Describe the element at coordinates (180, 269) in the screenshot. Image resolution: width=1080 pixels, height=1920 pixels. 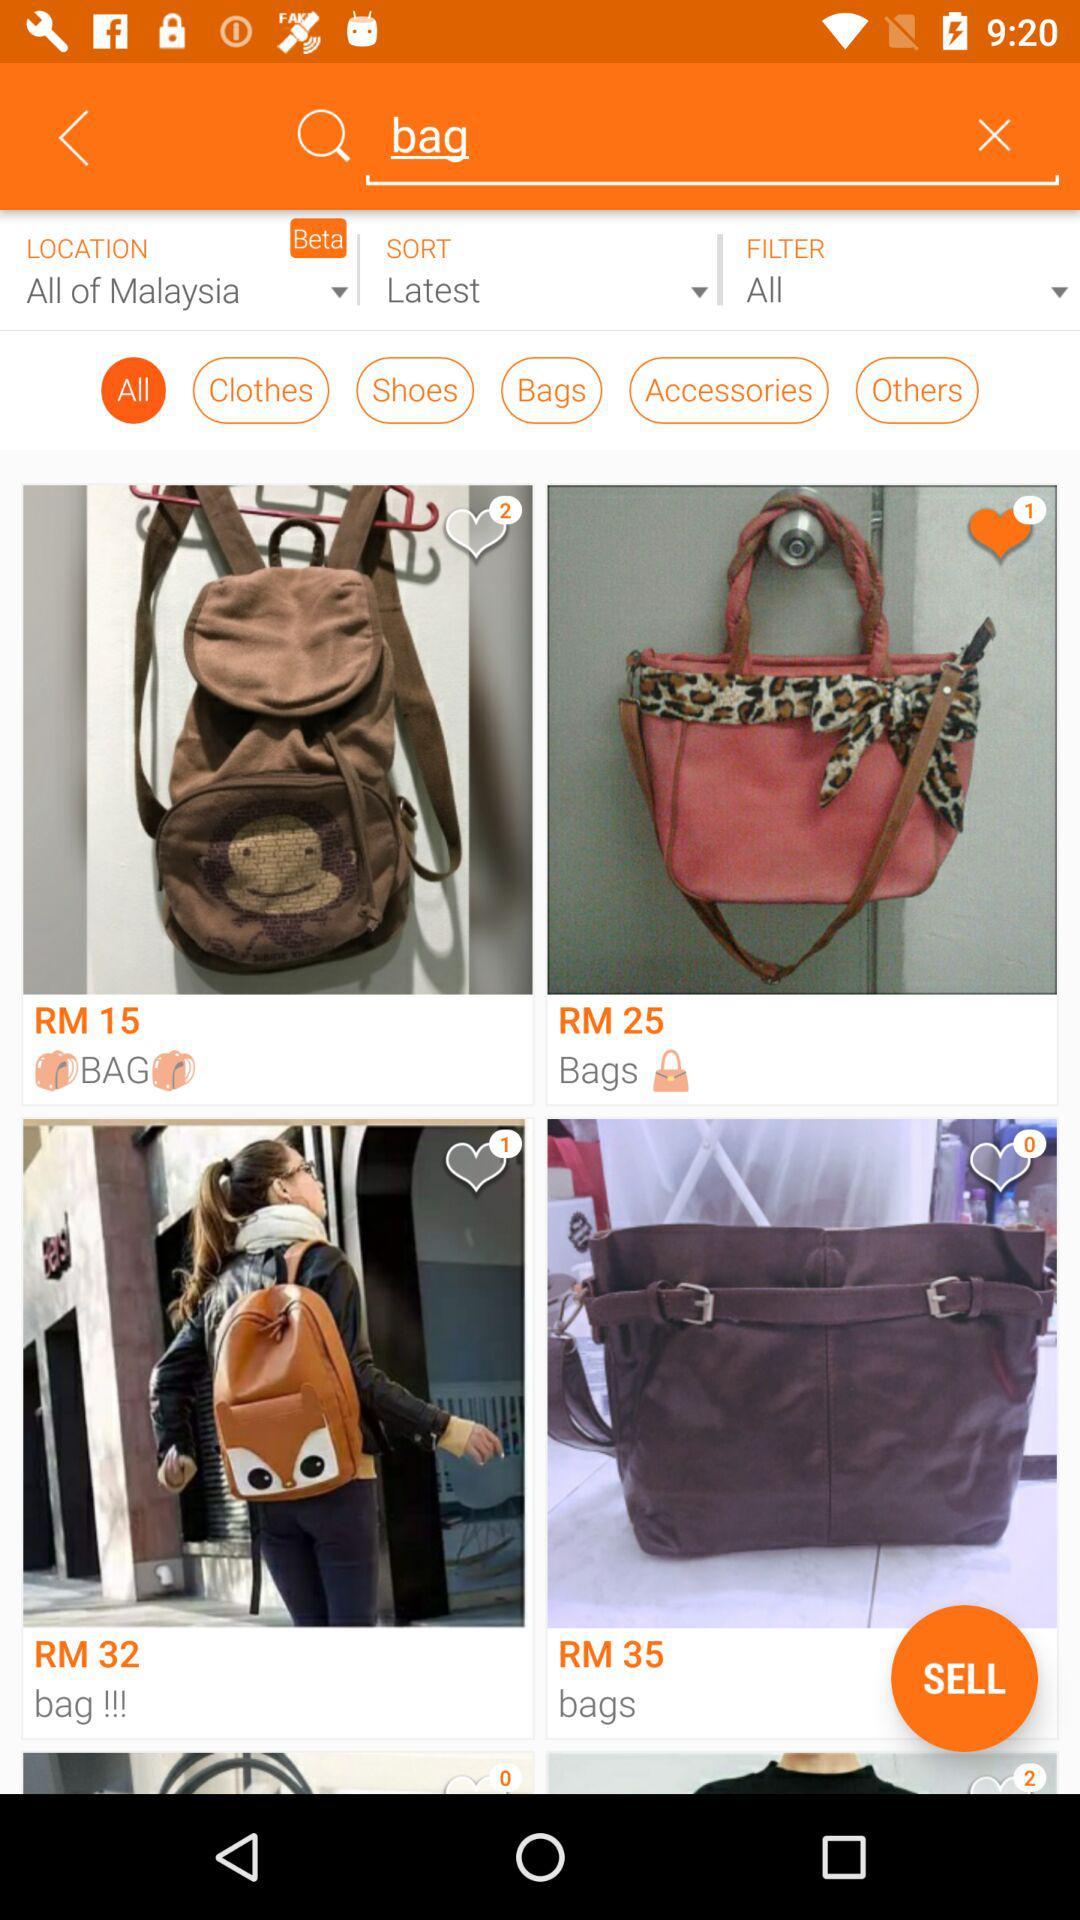
I see `edit location of products` at that location.